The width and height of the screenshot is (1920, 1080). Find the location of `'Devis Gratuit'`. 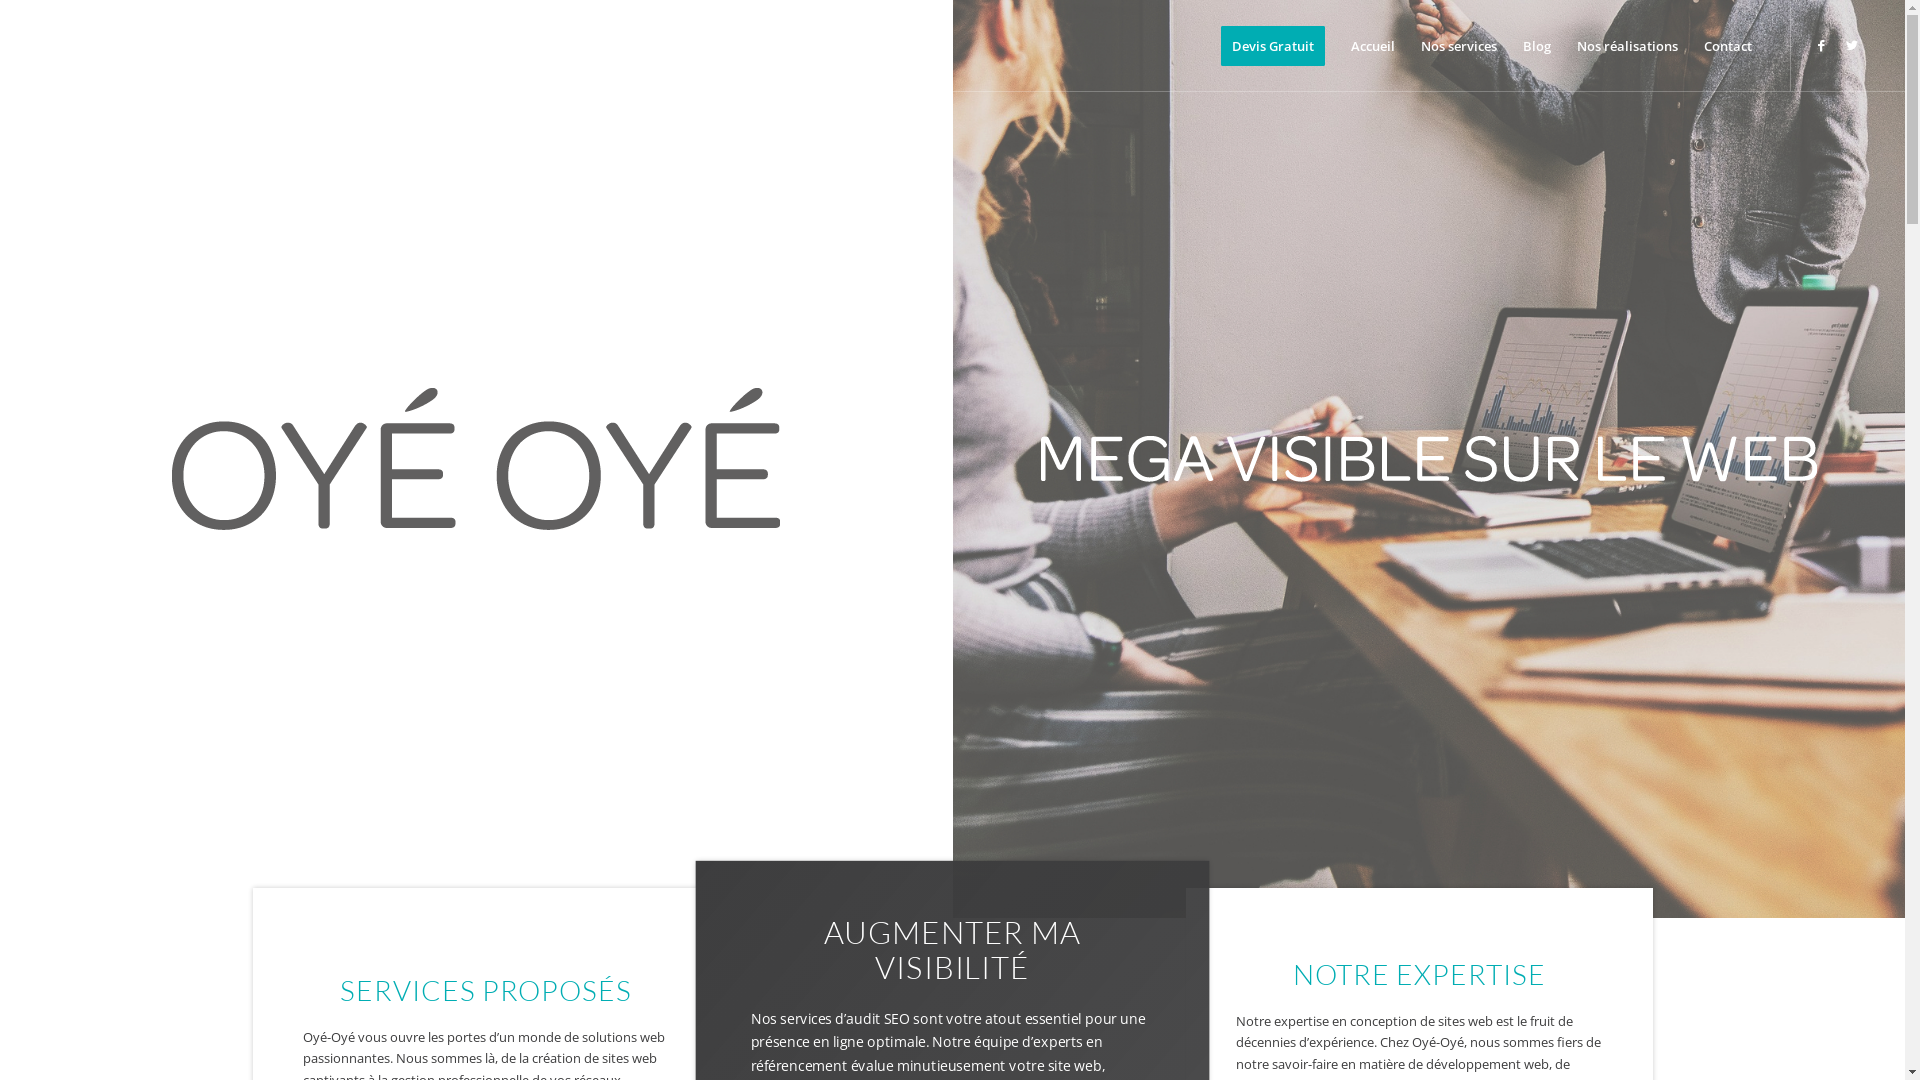

'Devis Gratuit' is located at coordinates (1271, 45).